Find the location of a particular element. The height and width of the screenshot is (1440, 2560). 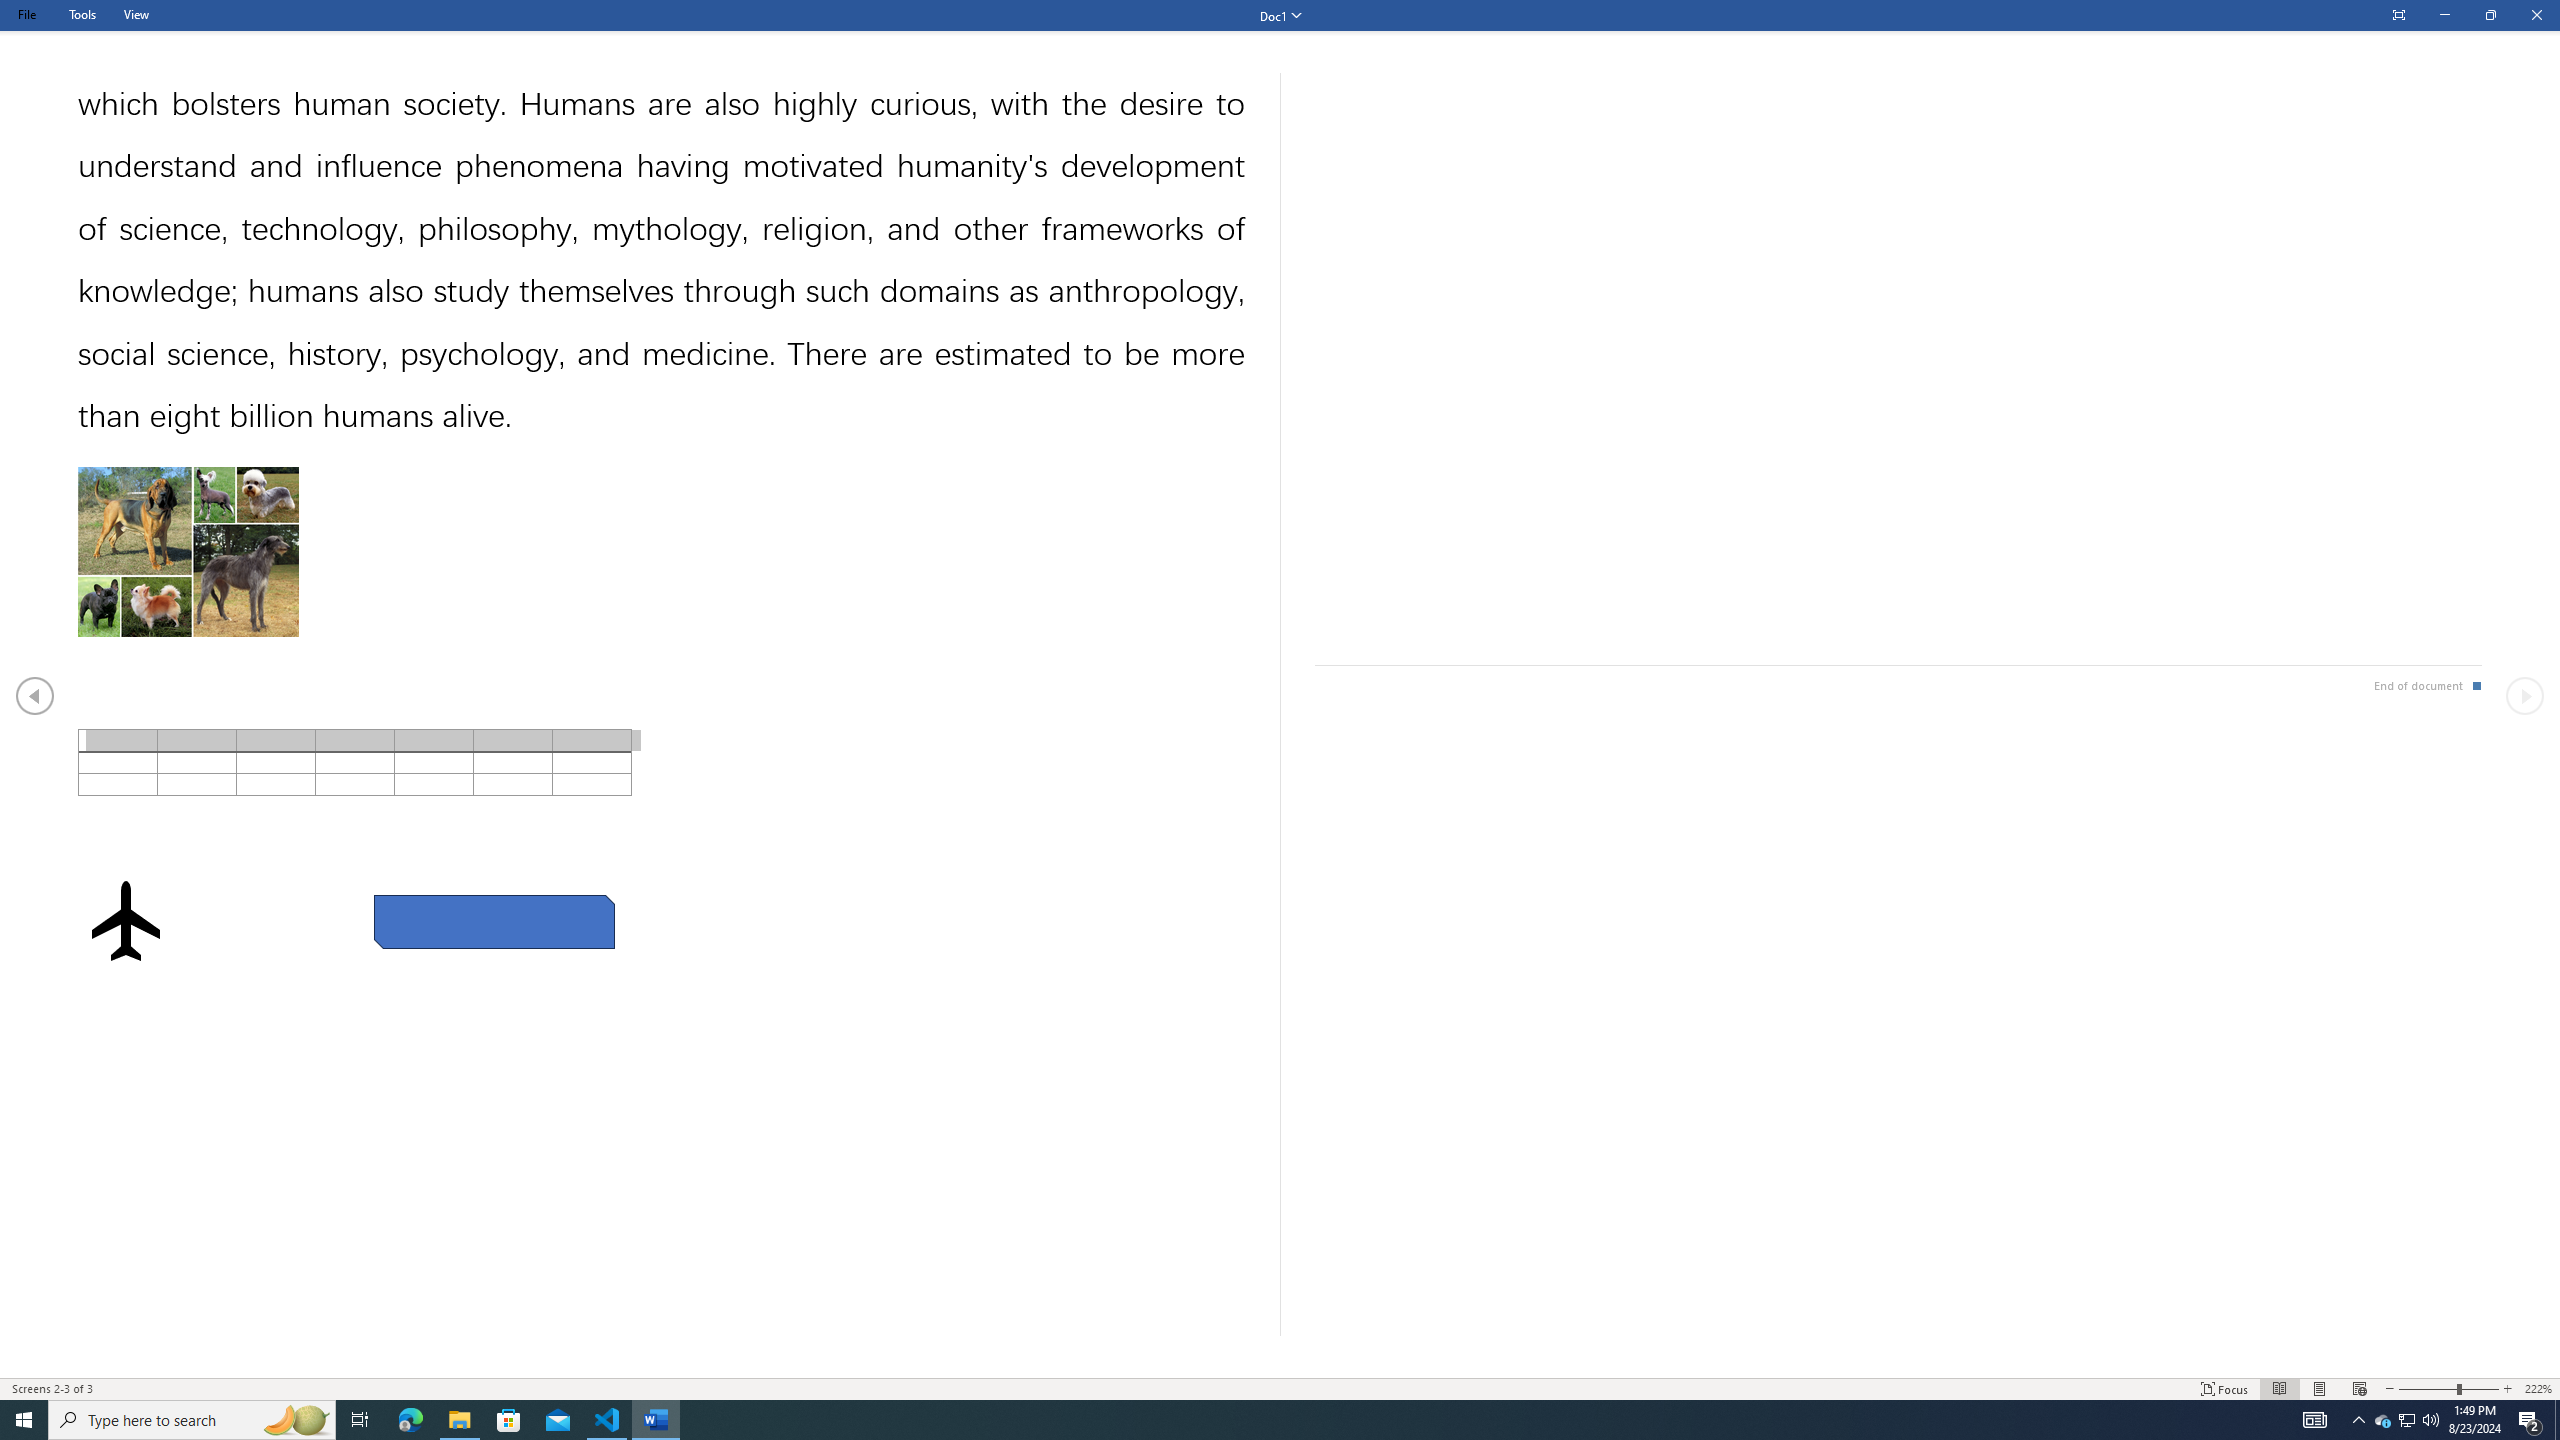

'Text Size' is located at coordinates (2447, 1389).